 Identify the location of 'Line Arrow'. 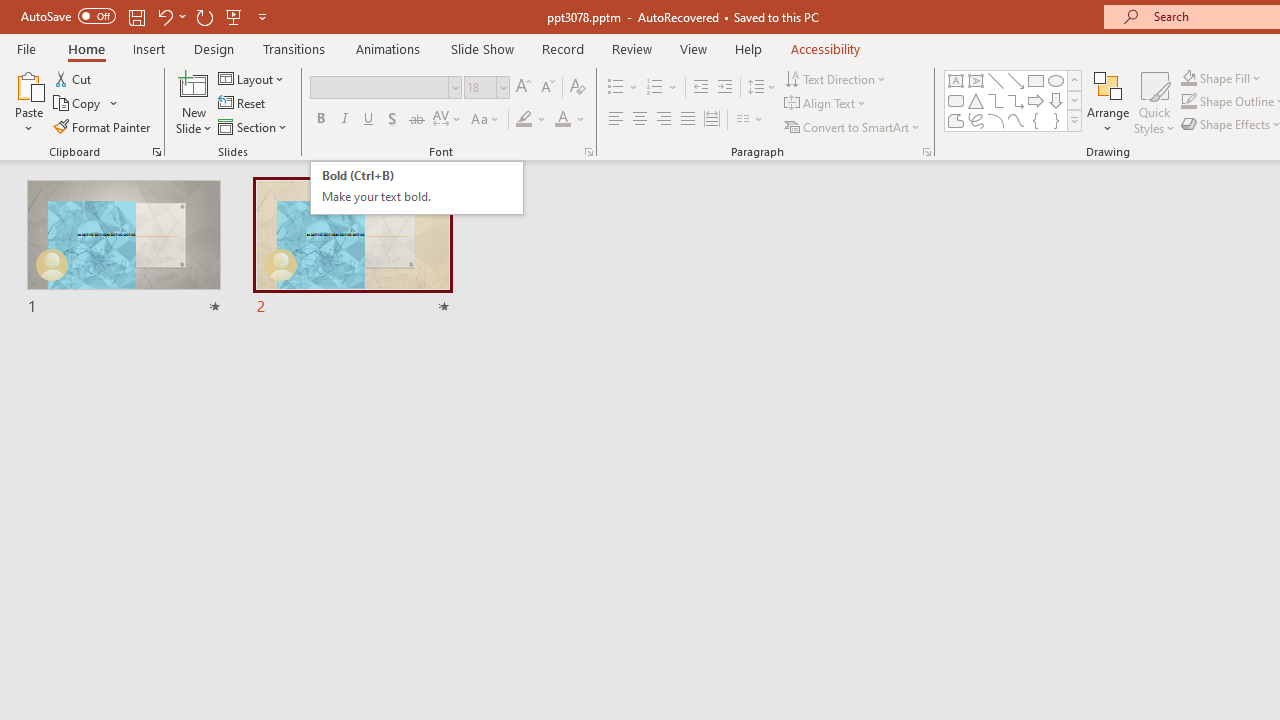
(1016, 80).